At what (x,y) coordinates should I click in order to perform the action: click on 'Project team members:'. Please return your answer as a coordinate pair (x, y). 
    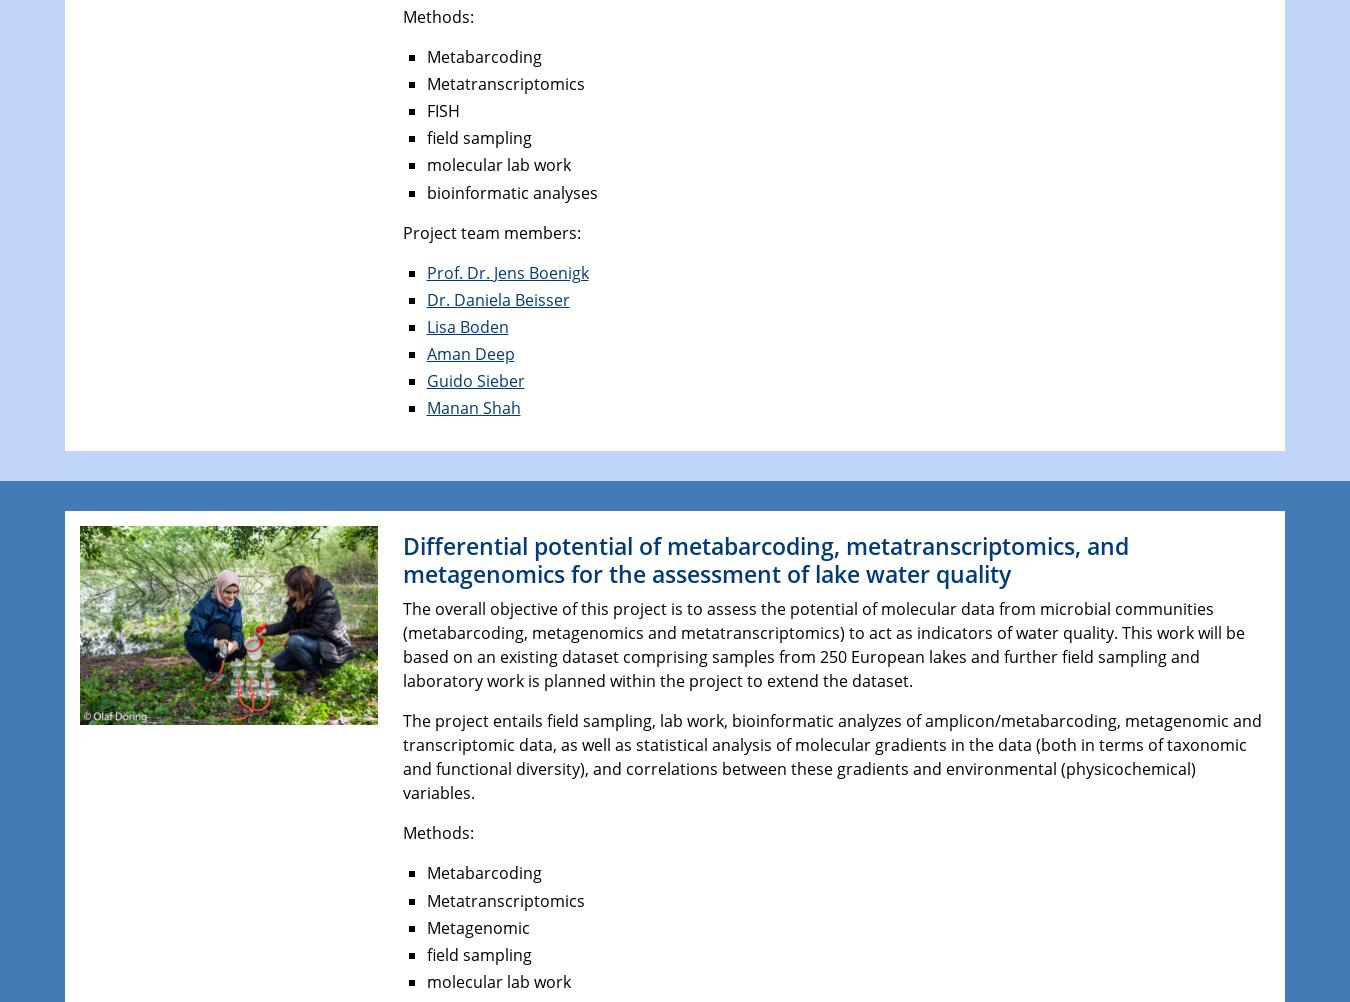
    Looking at the image, I should click on (489, 231).